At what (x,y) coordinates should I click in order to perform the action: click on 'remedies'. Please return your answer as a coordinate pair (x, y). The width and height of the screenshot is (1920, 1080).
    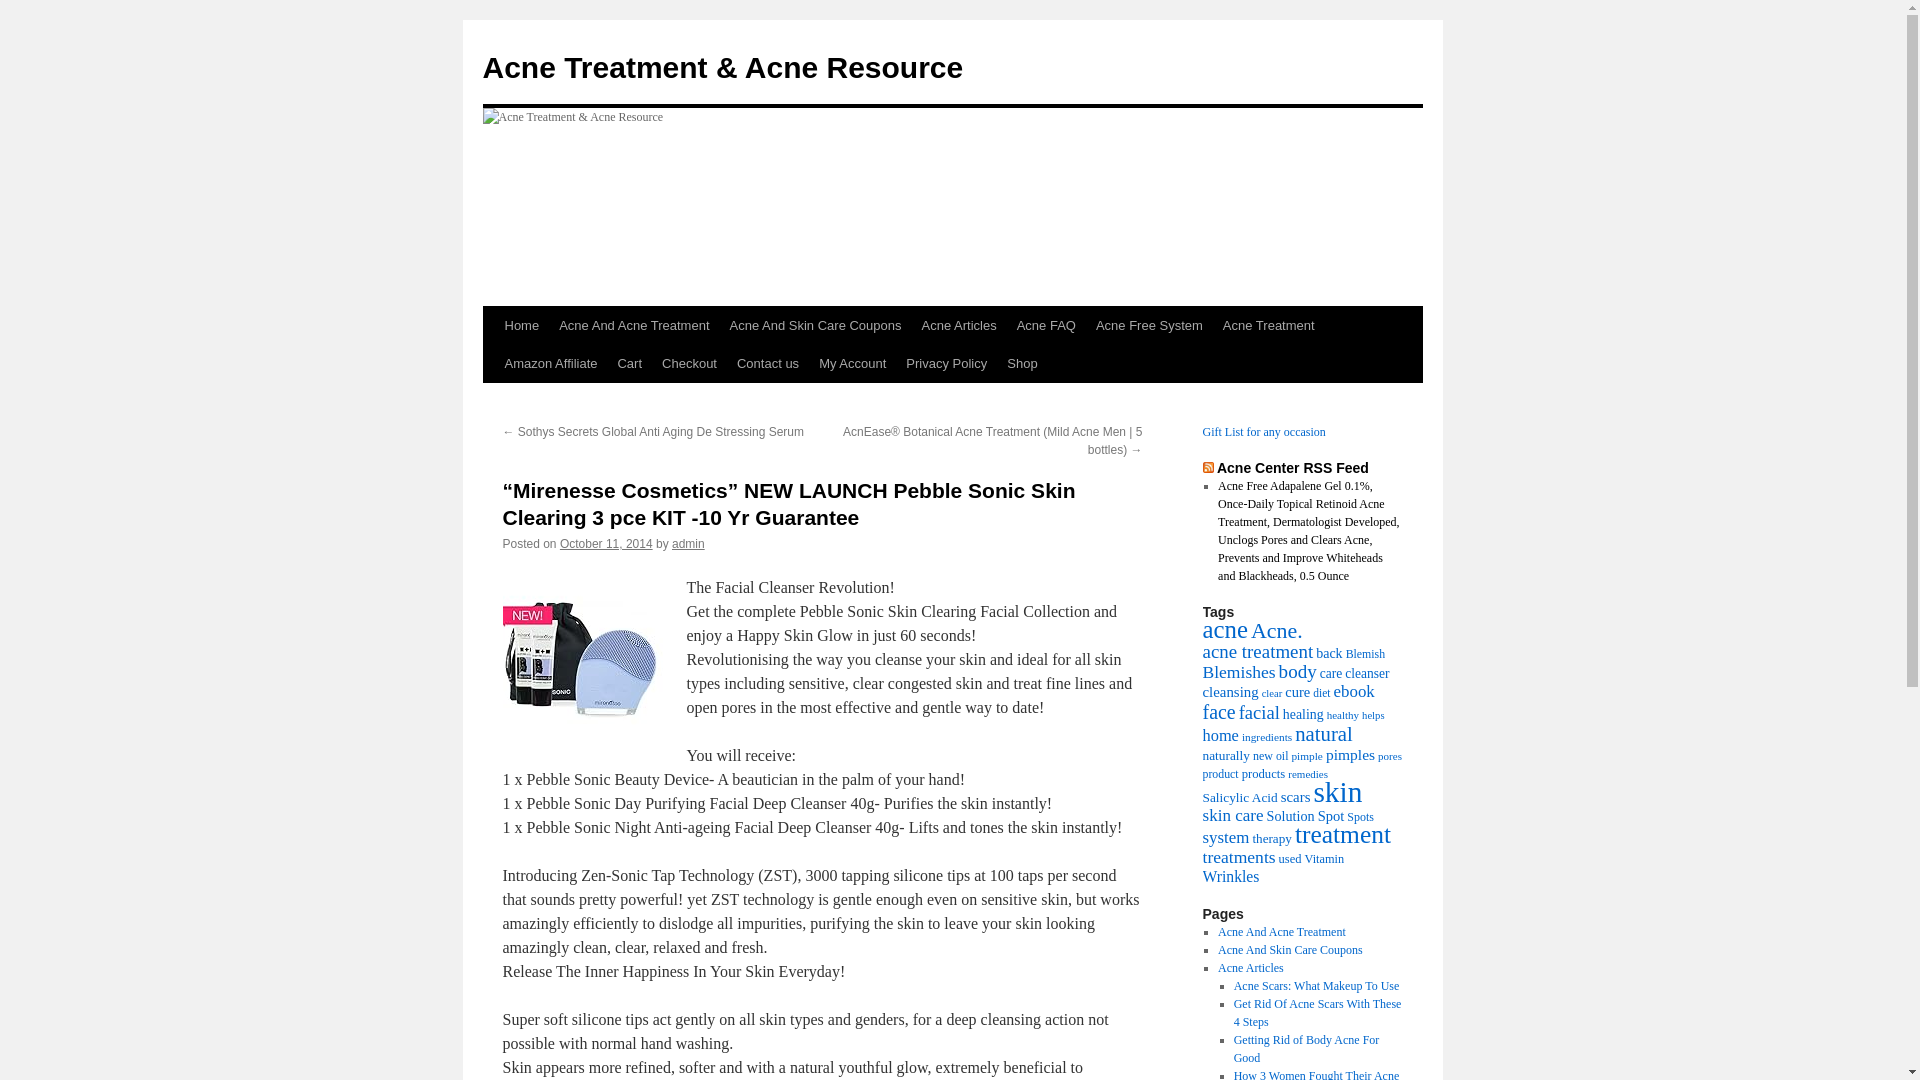
    Looking at the image, I should click on (1307, 773).